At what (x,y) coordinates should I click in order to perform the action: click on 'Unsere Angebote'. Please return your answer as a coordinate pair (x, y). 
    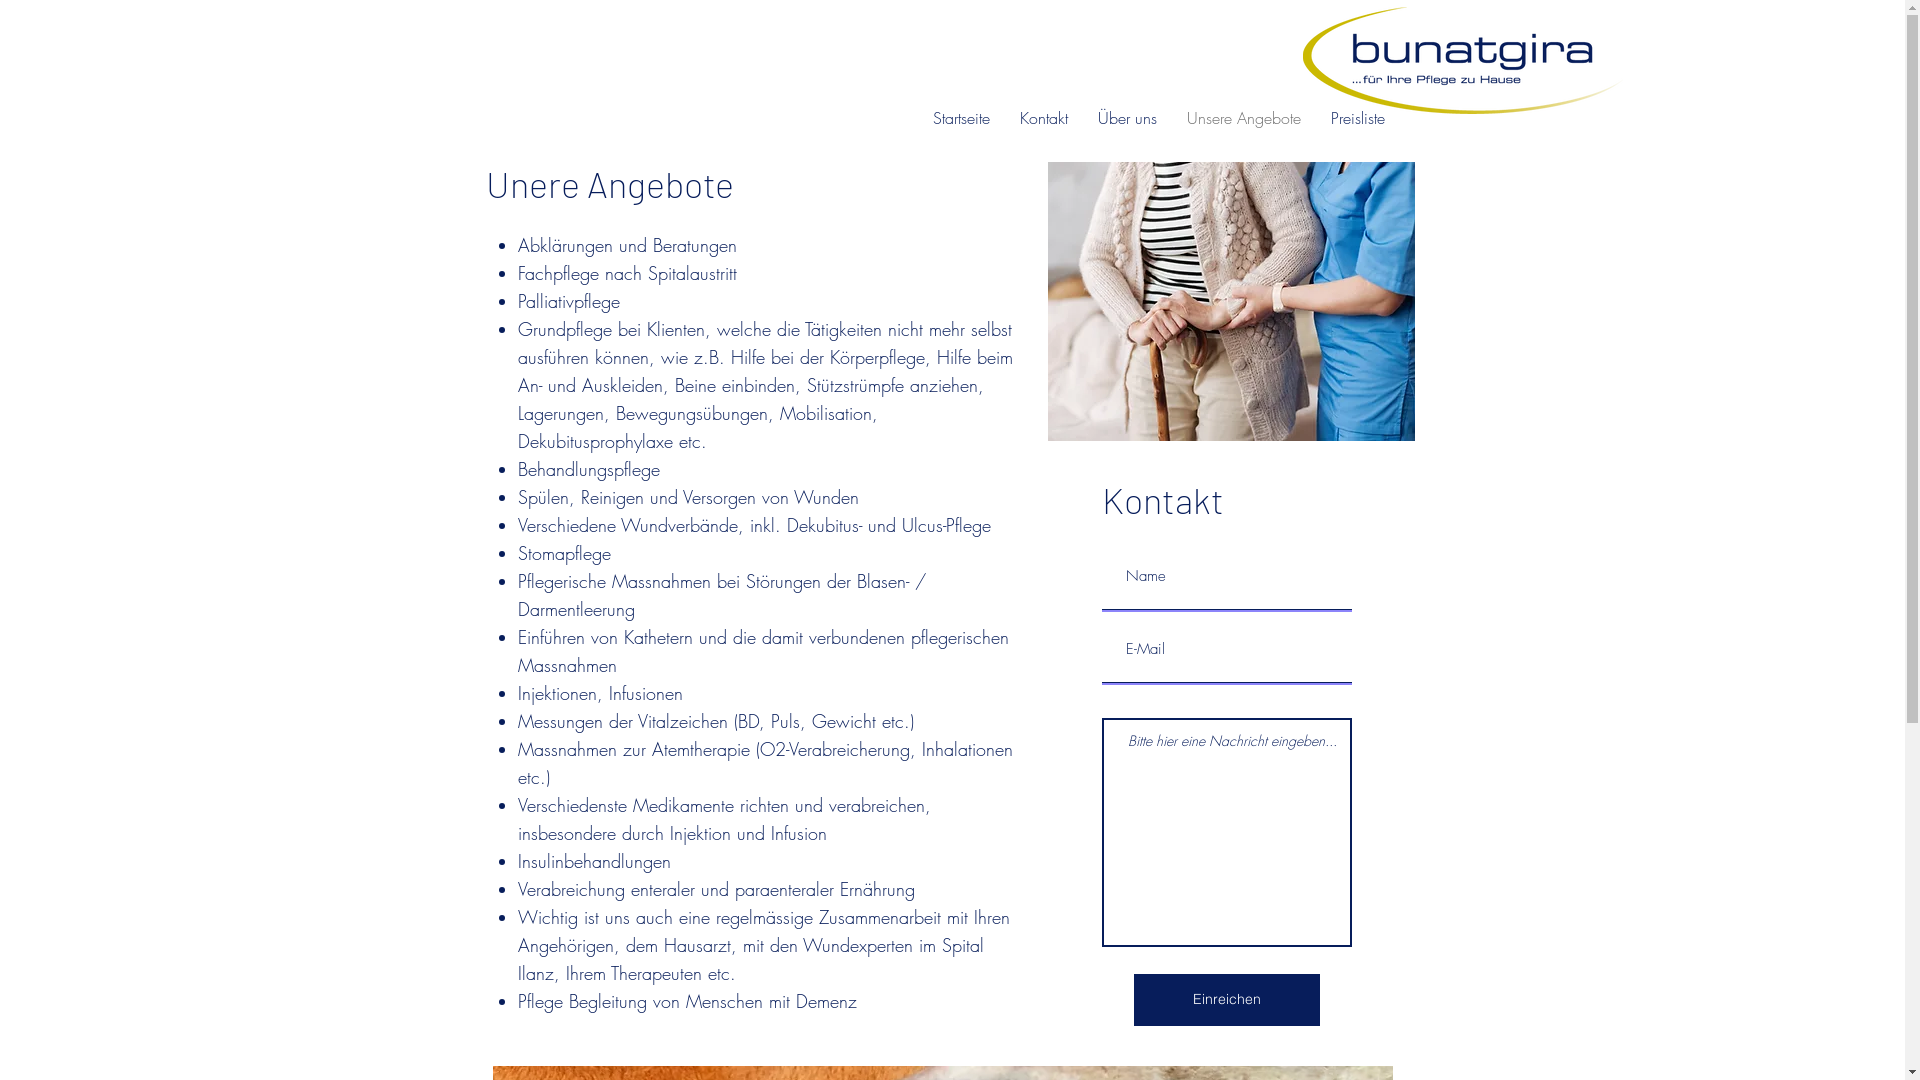
    Looking at the image, I should click on (1242, 118).